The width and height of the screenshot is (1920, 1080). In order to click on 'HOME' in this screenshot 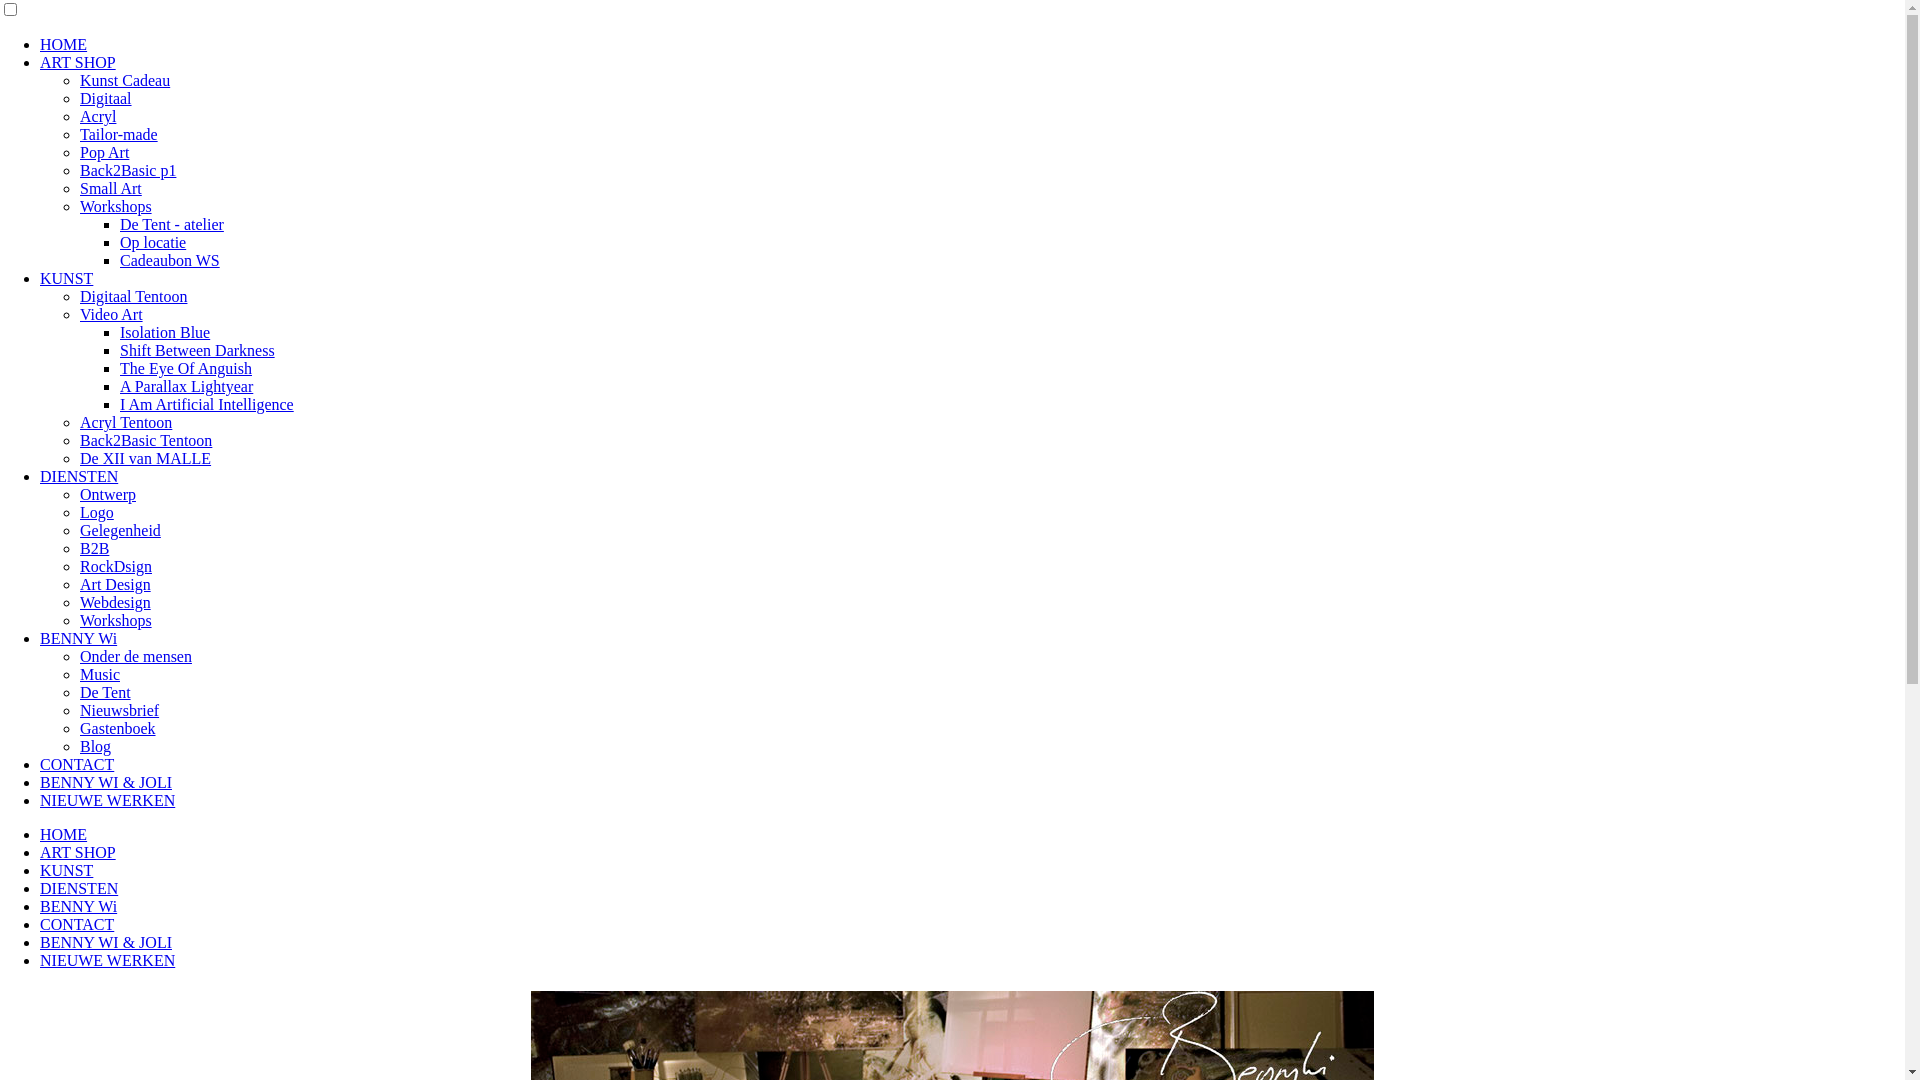, I will do `click(63, 834)`.